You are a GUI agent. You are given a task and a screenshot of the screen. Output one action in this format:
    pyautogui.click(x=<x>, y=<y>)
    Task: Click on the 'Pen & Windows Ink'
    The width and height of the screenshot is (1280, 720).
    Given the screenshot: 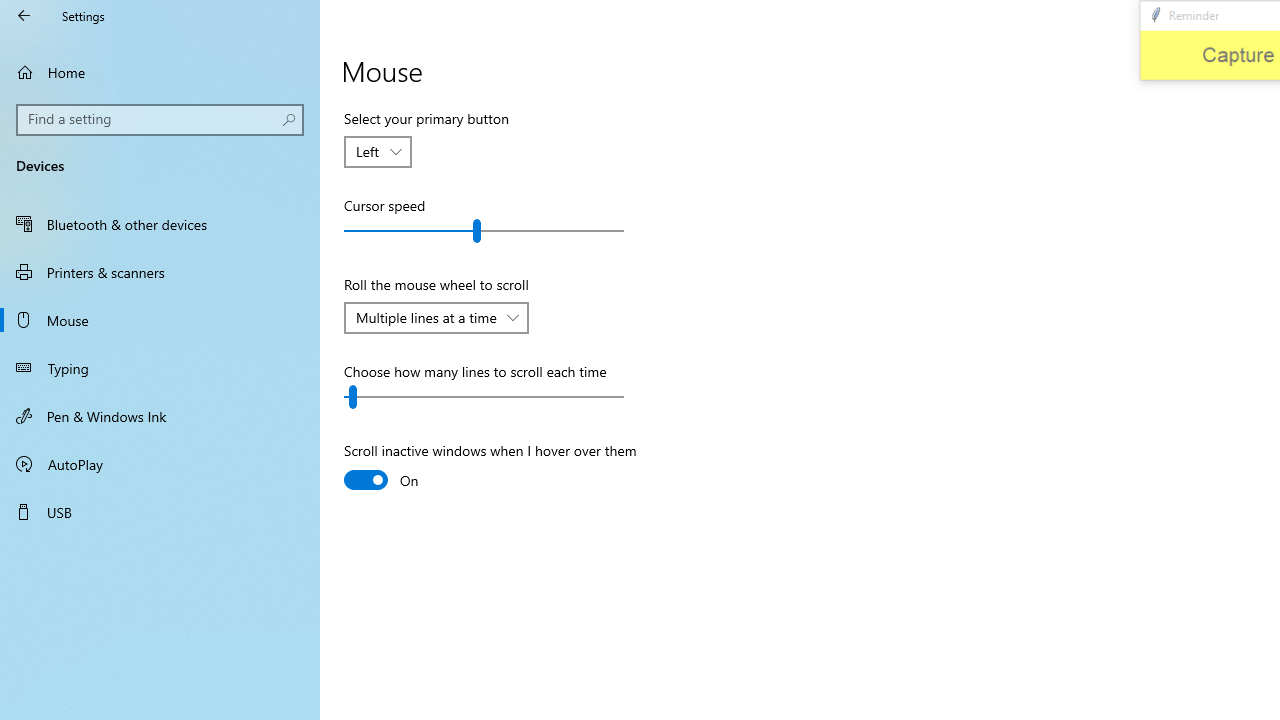 What is the action you would take?
    pyautogui.click(x=160, y=414)
    